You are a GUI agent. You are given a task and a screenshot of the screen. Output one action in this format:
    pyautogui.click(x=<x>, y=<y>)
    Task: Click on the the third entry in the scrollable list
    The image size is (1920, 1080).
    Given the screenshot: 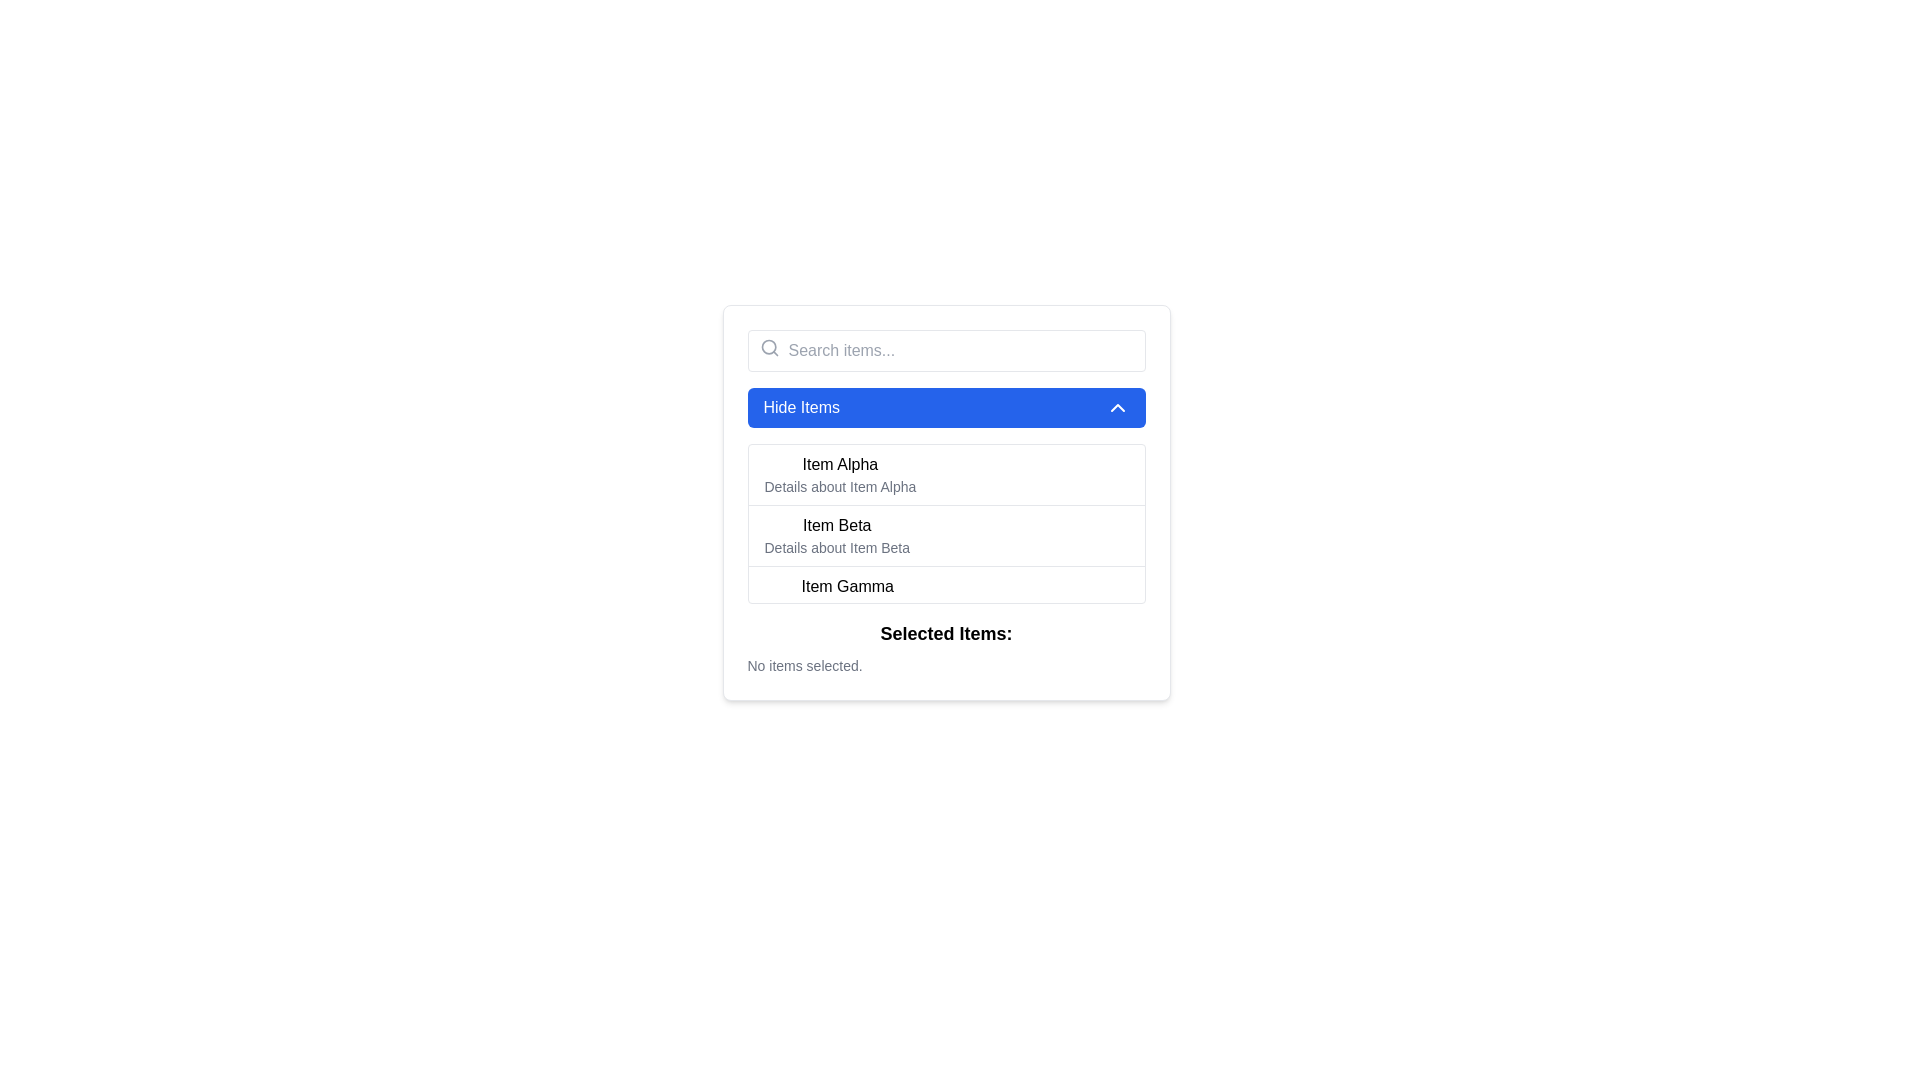 What is the action you would take?
    pyautogui.click(x=945, y=595)
    